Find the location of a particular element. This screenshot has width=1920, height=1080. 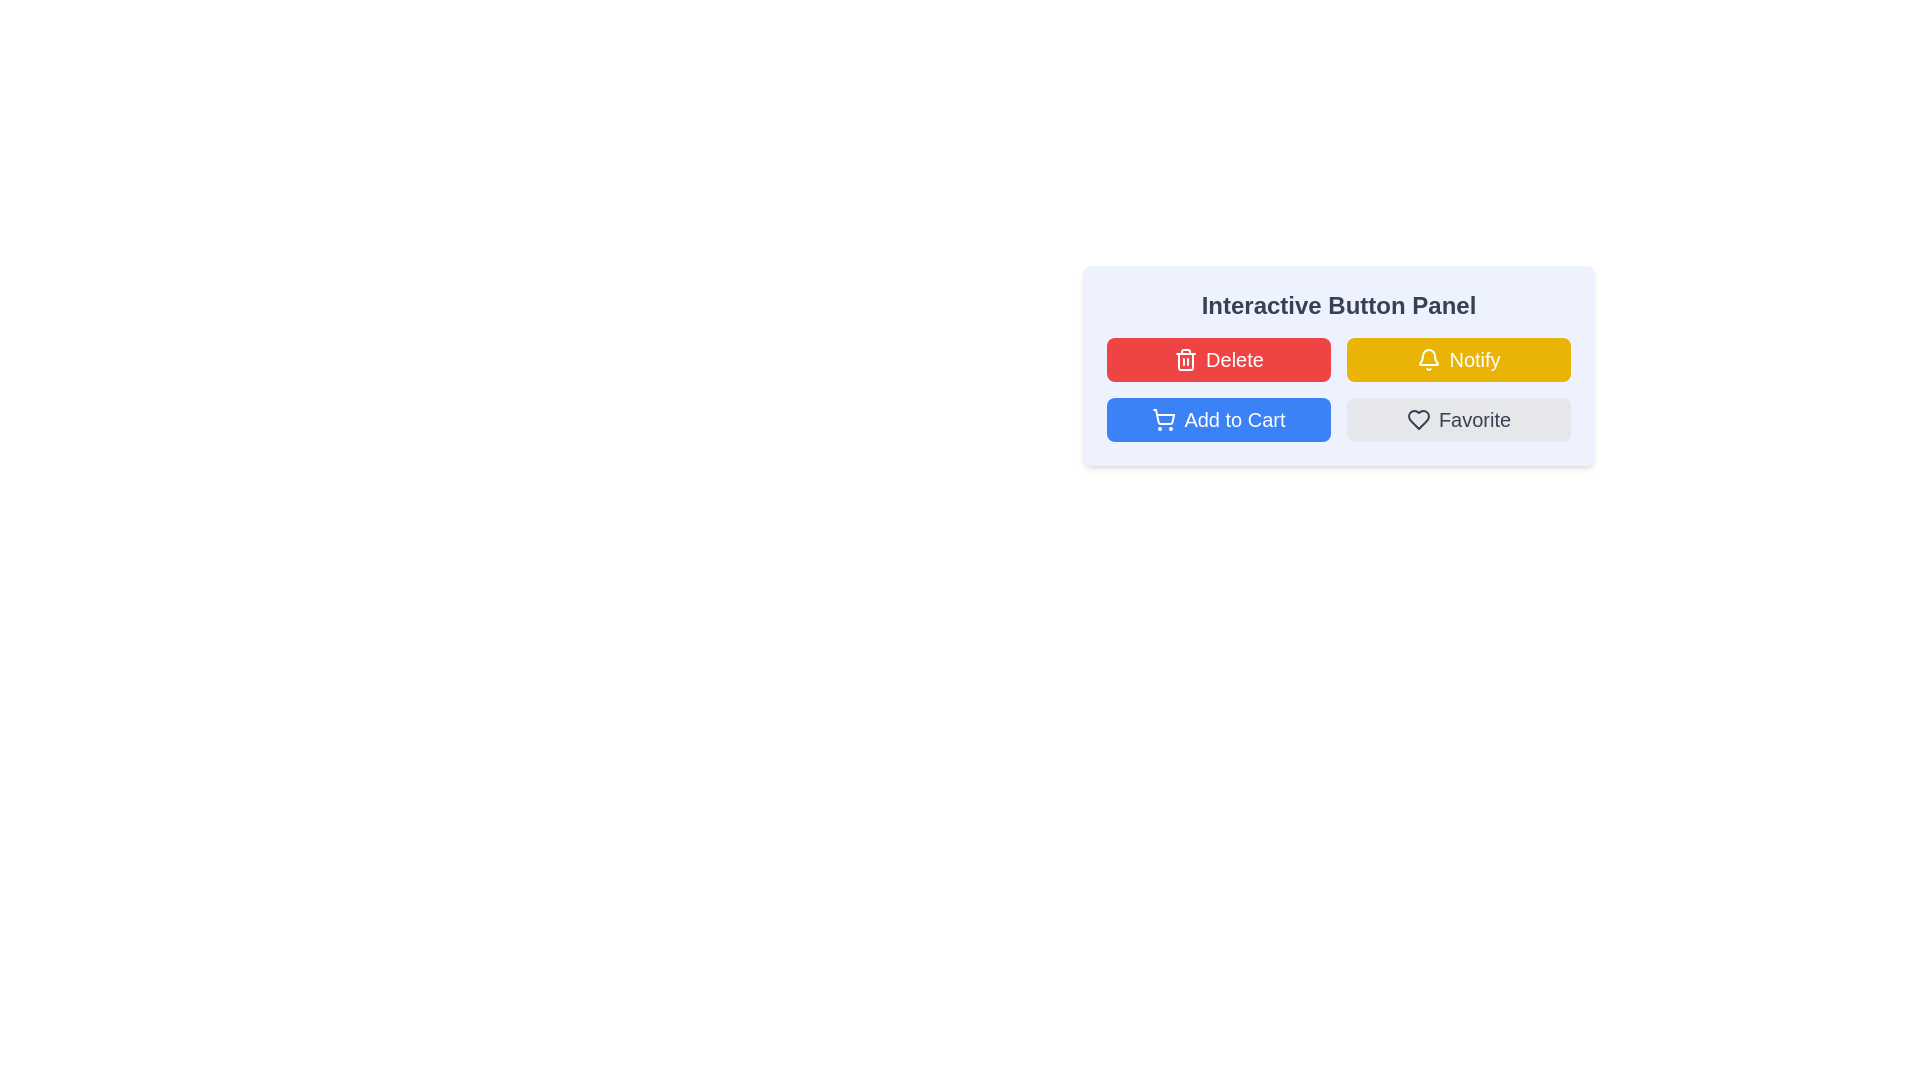

the blue 'Add to Cart' button with rounded edges to observe the hover effect that changes its background to a darker blue shade is located at coordinates (1218, 419).